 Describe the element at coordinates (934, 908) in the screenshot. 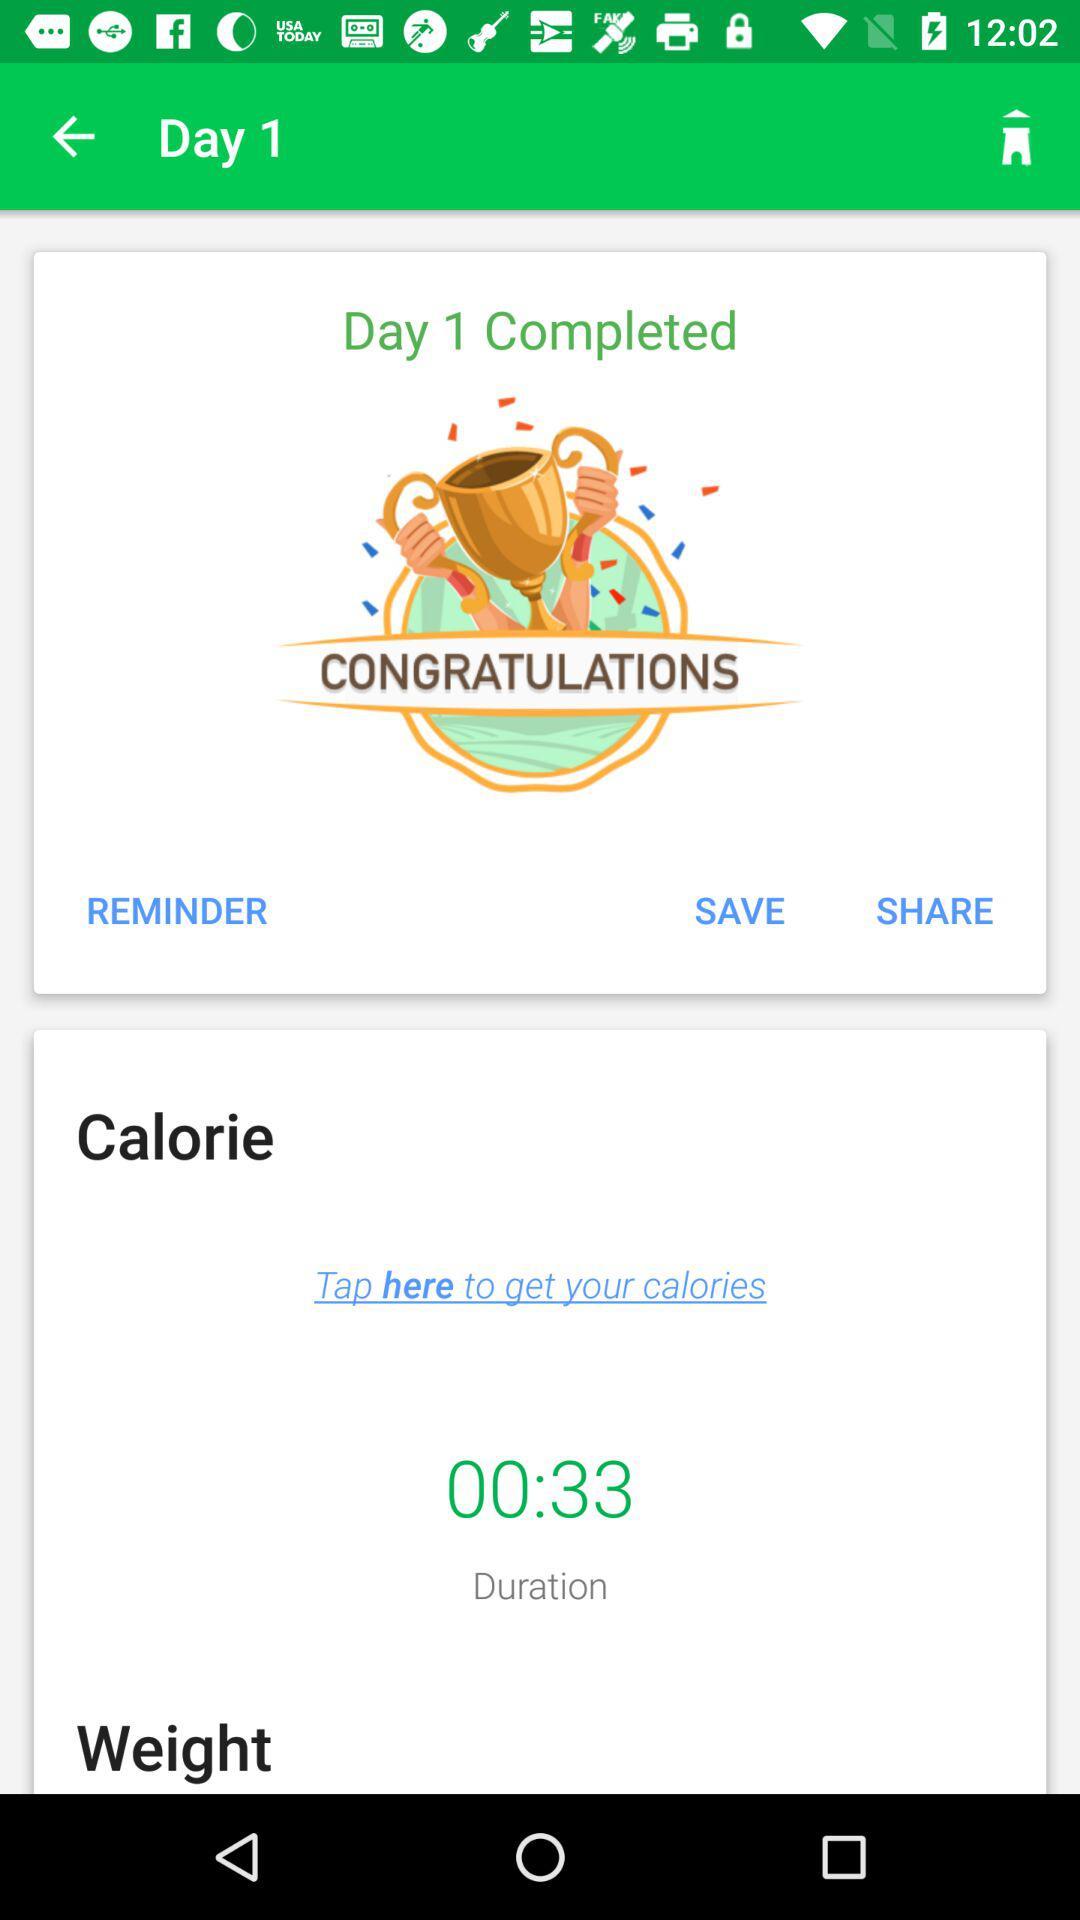

I see `share item` at that location.